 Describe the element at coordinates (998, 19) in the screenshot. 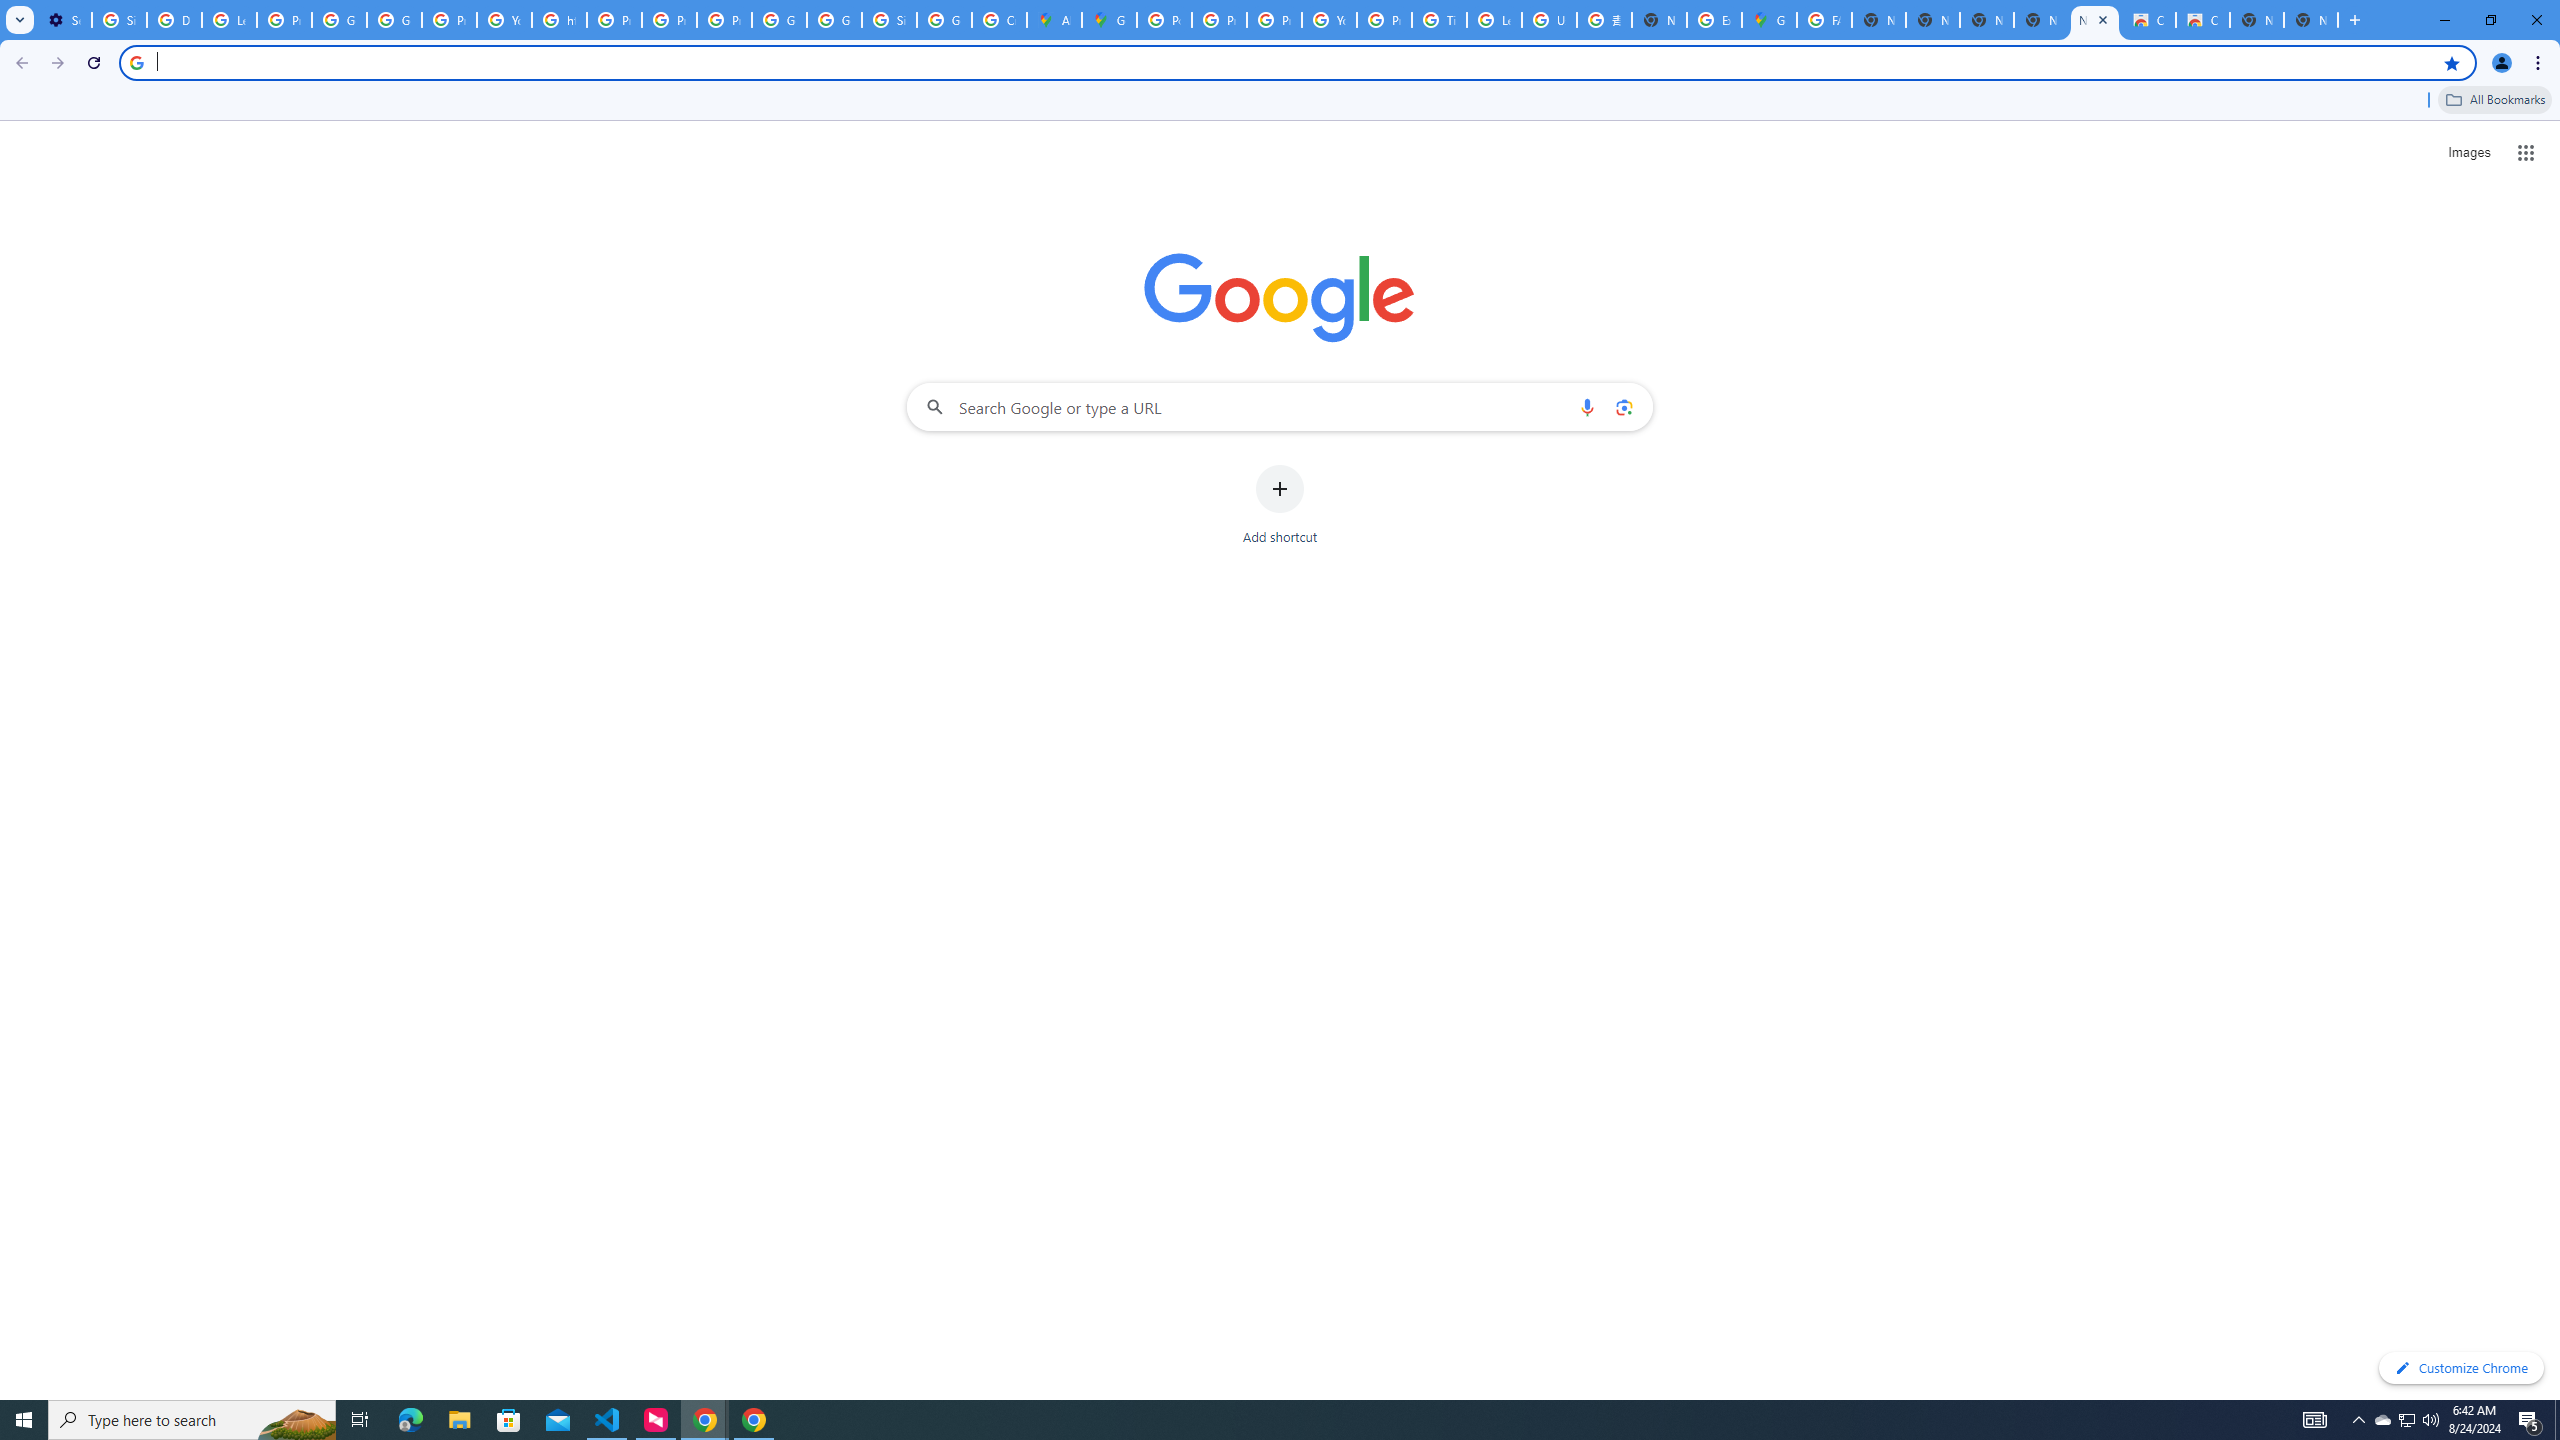

I see `'Create your Google Account'` at that location.